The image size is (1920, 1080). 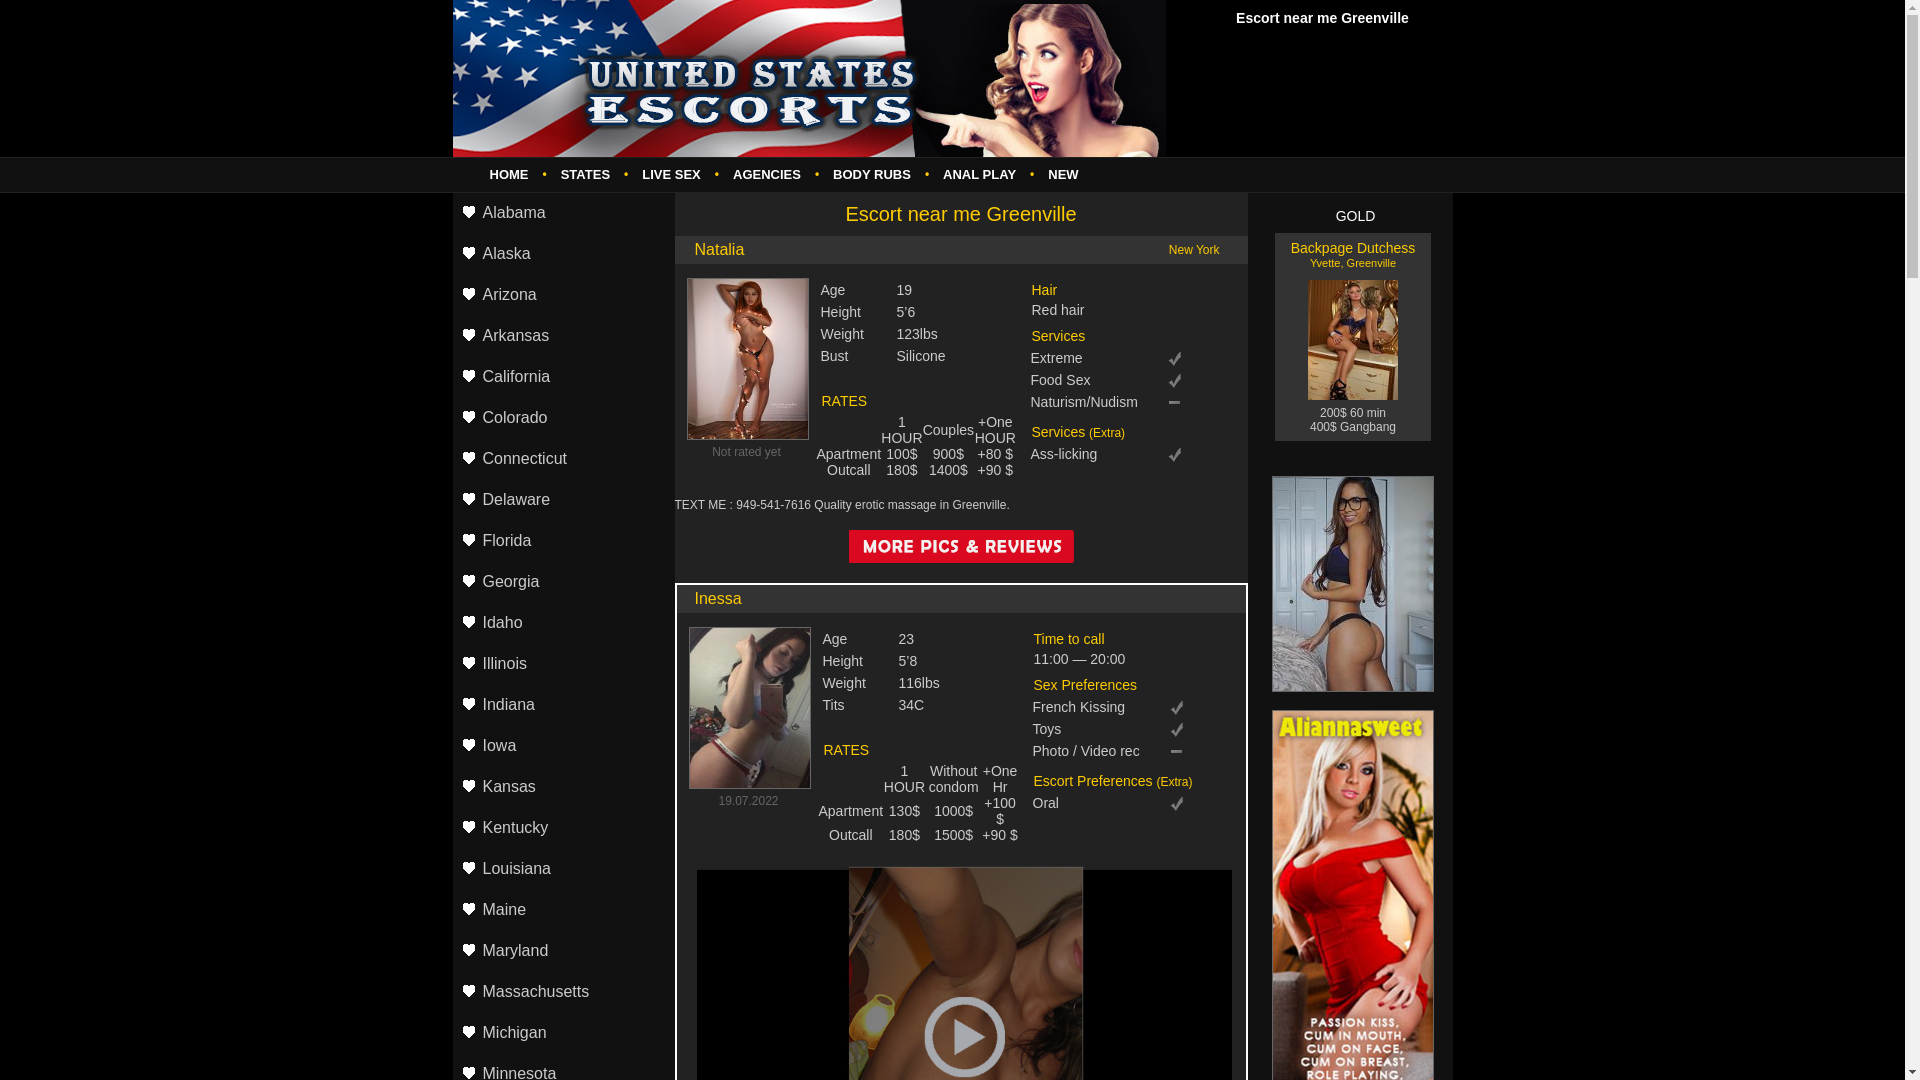 I want to click on 'NEW', so click(x=1061, y=173).